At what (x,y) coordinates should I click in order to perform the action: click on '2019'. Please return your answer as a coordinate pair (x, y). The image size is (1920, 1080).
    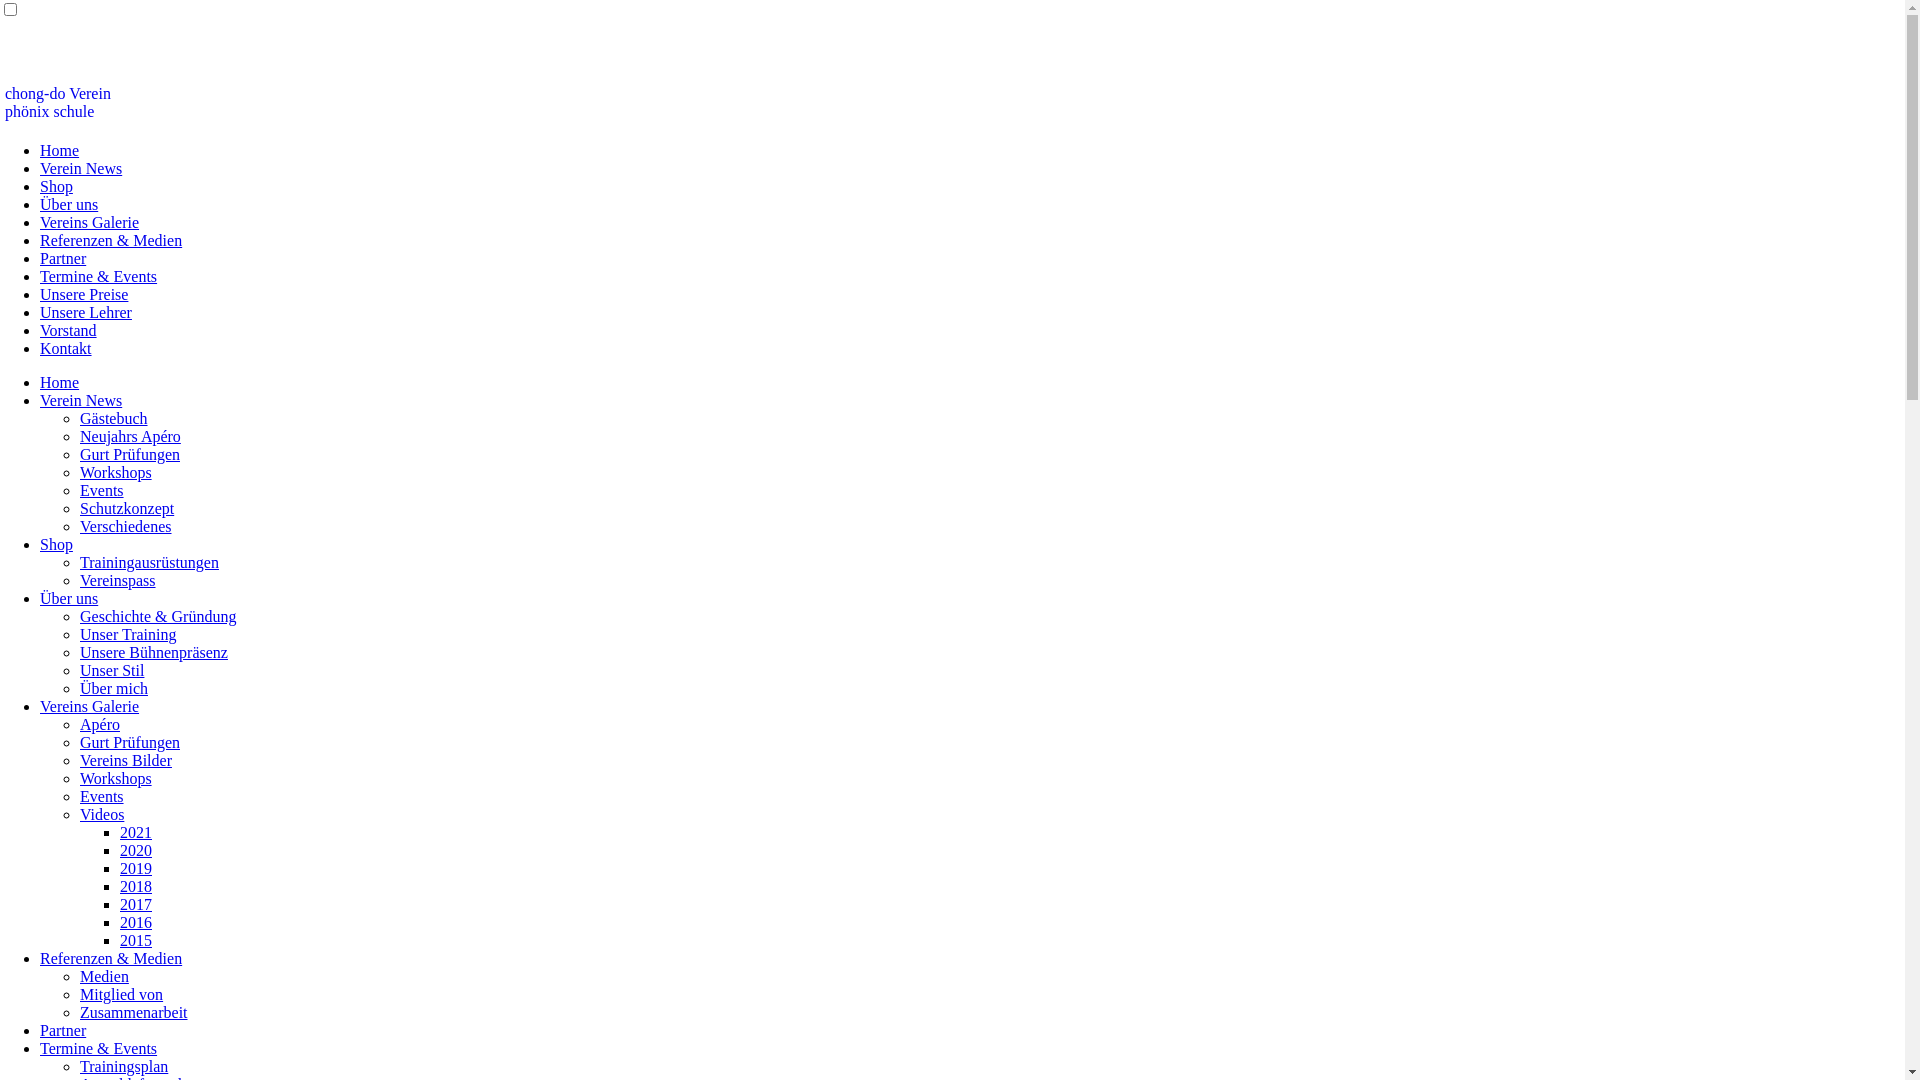
    Looking at the image, I should click on (119, 867).